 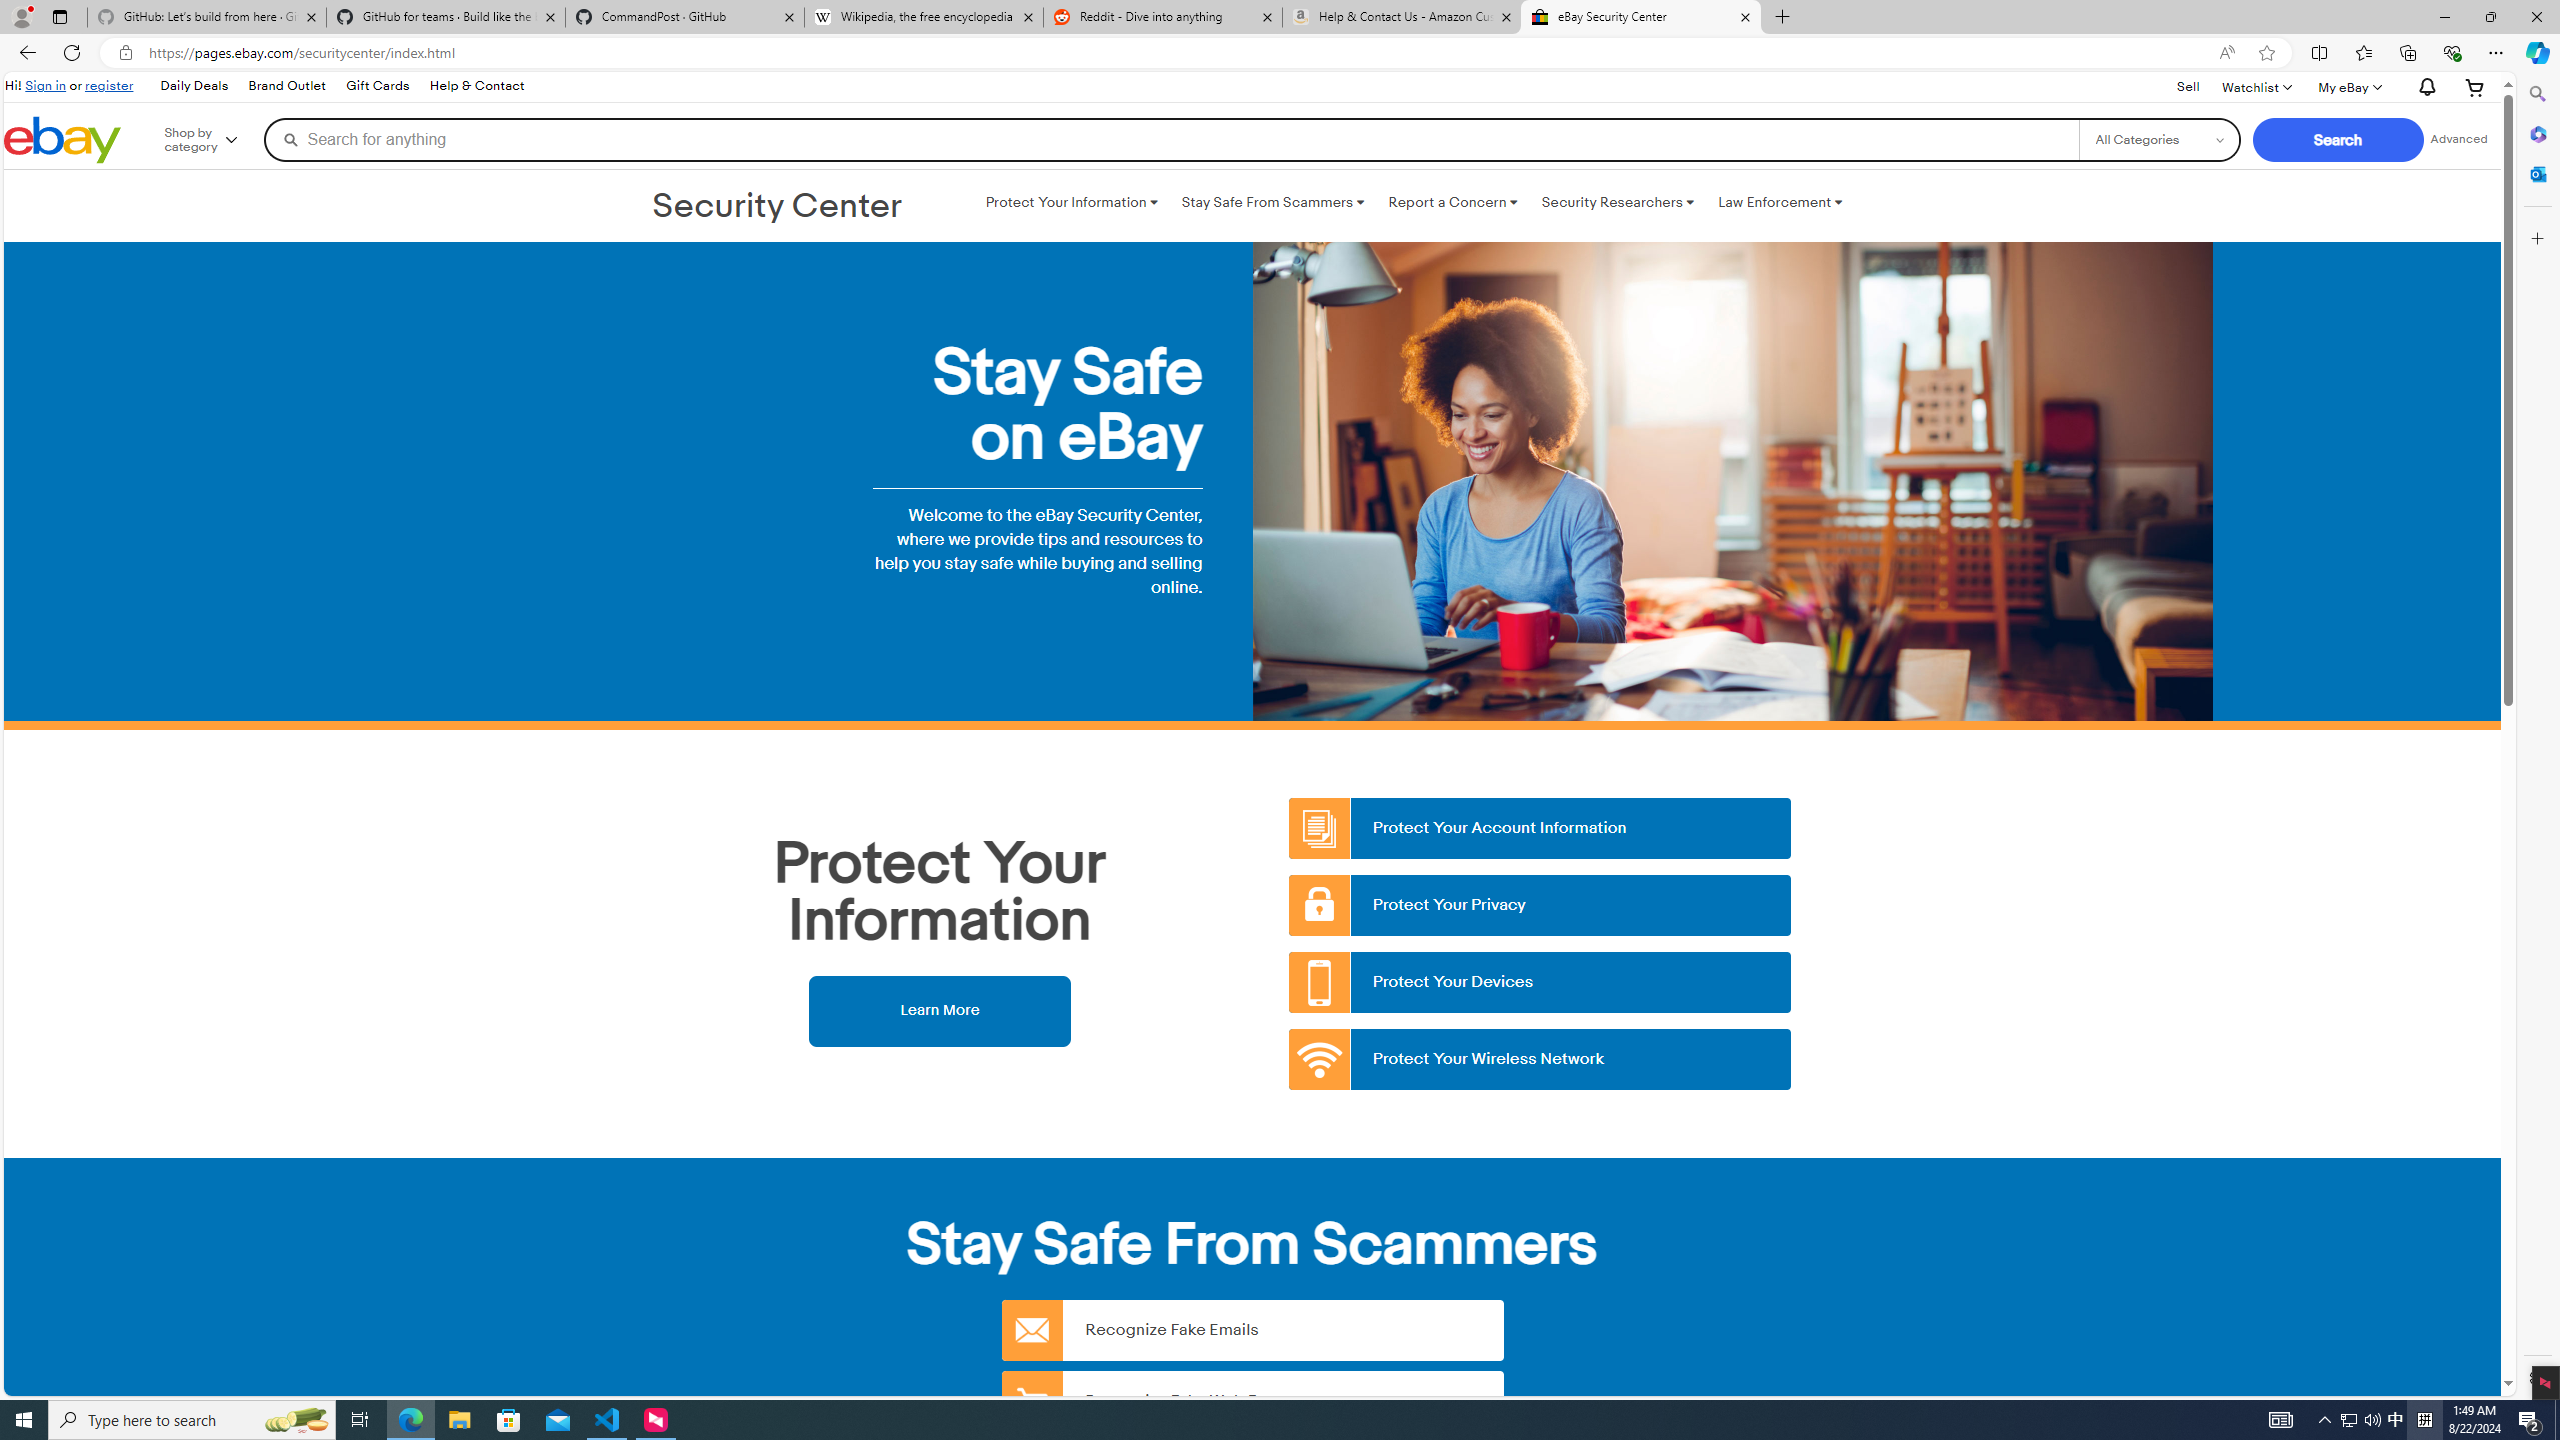 What do you see at coordinates (2226, 53) in the screenshot?
I see `'Read aloud this page (Ctrl+Shift+U)'` at bounding box center [2226, 53].